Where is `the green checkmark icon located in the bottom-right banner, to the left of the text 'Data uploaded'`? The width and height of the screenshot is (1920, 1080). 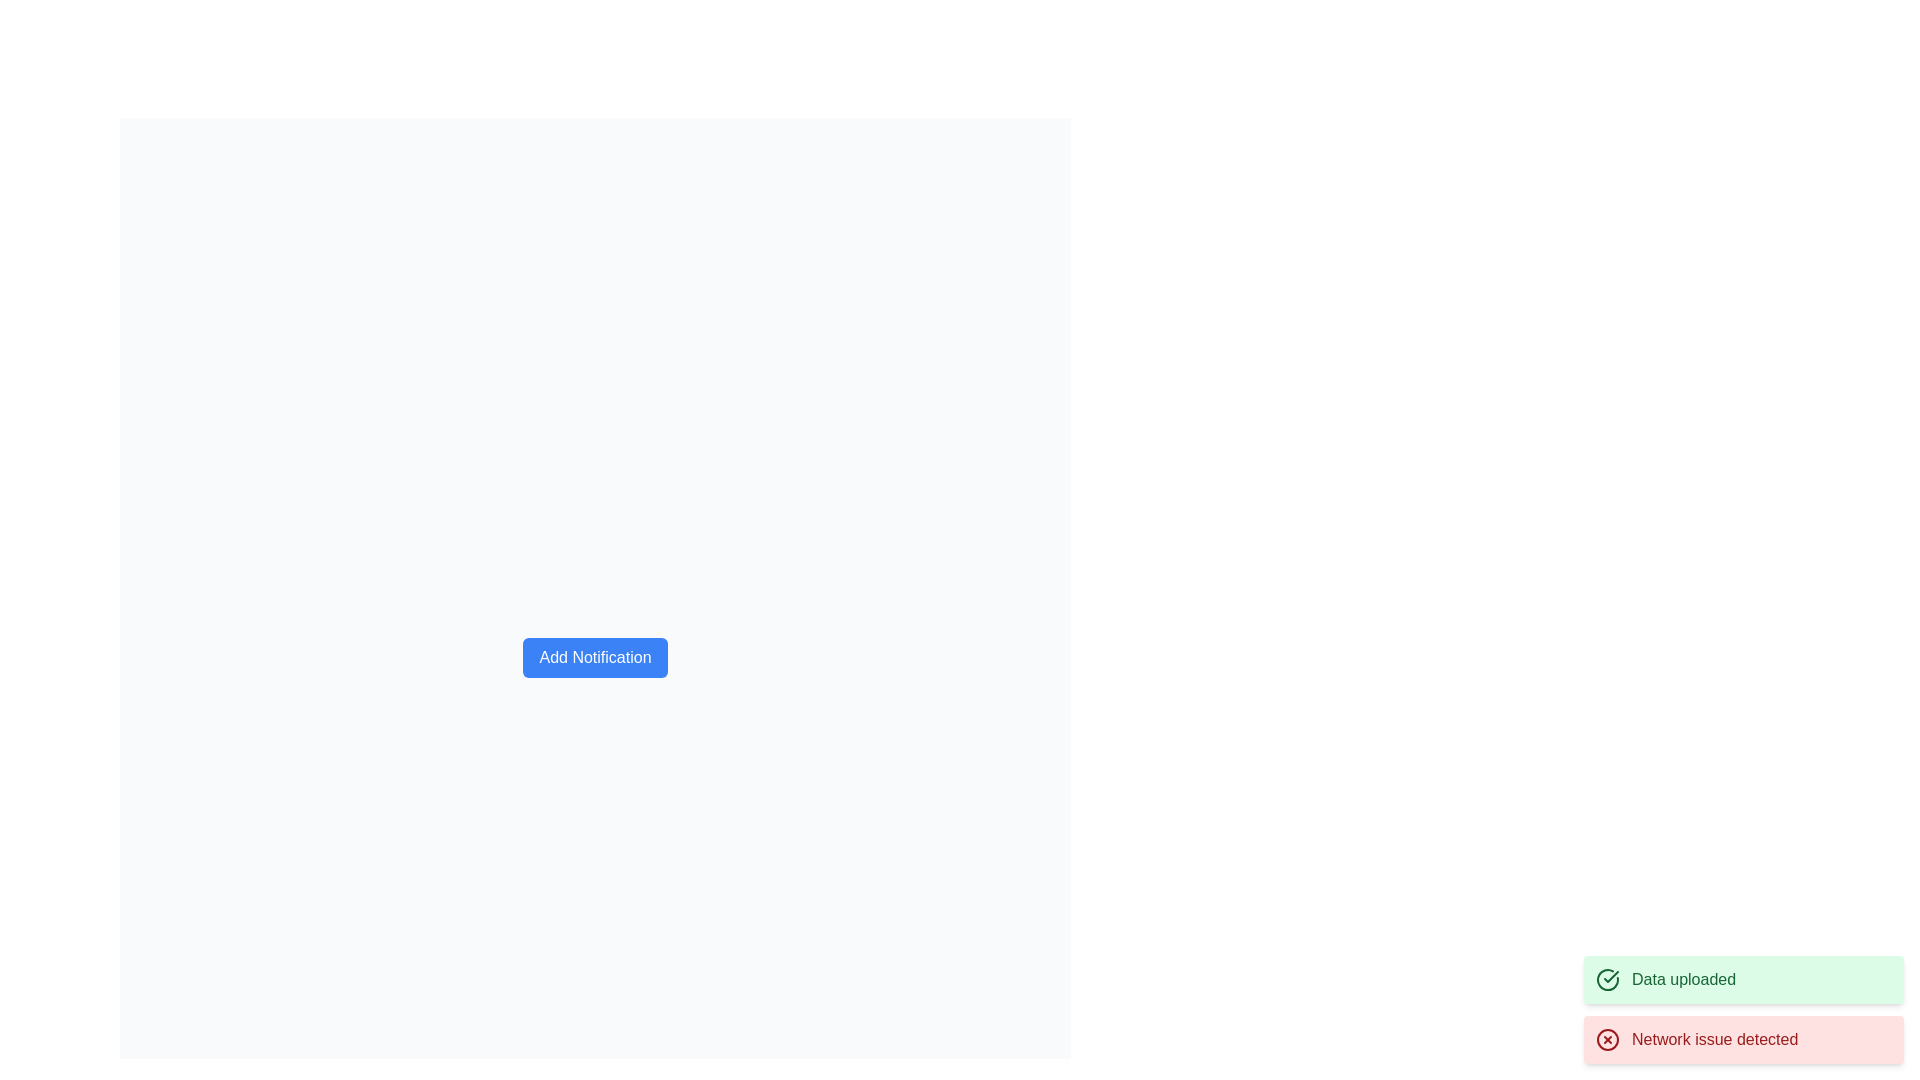 the green checkmark icon located in the bottom-right banner, to the left of the text 'Data uploaded' is located at coordinates (1608, 978).